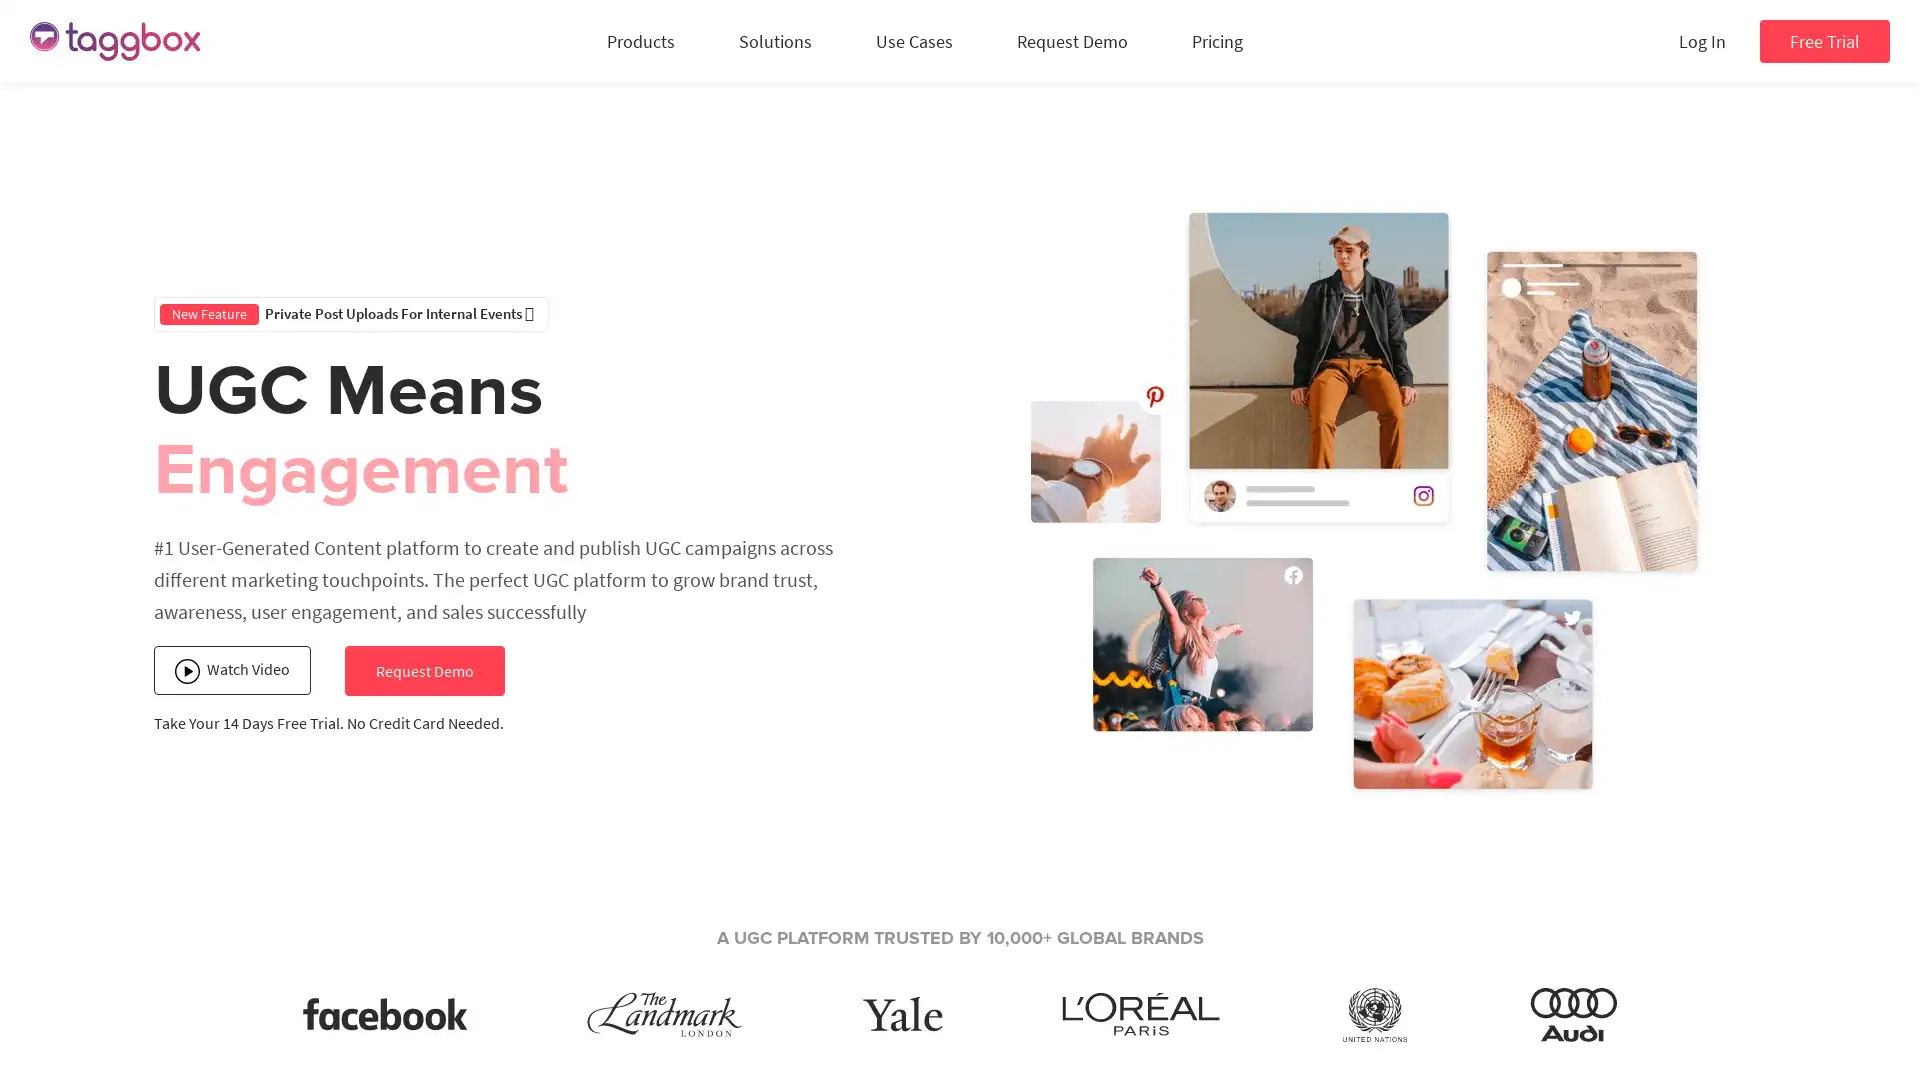 This screenshot has height=1080, width=1920. Describe the element at coordinates (422, 671) in the screenshot. I see `Request Demo` at that location.